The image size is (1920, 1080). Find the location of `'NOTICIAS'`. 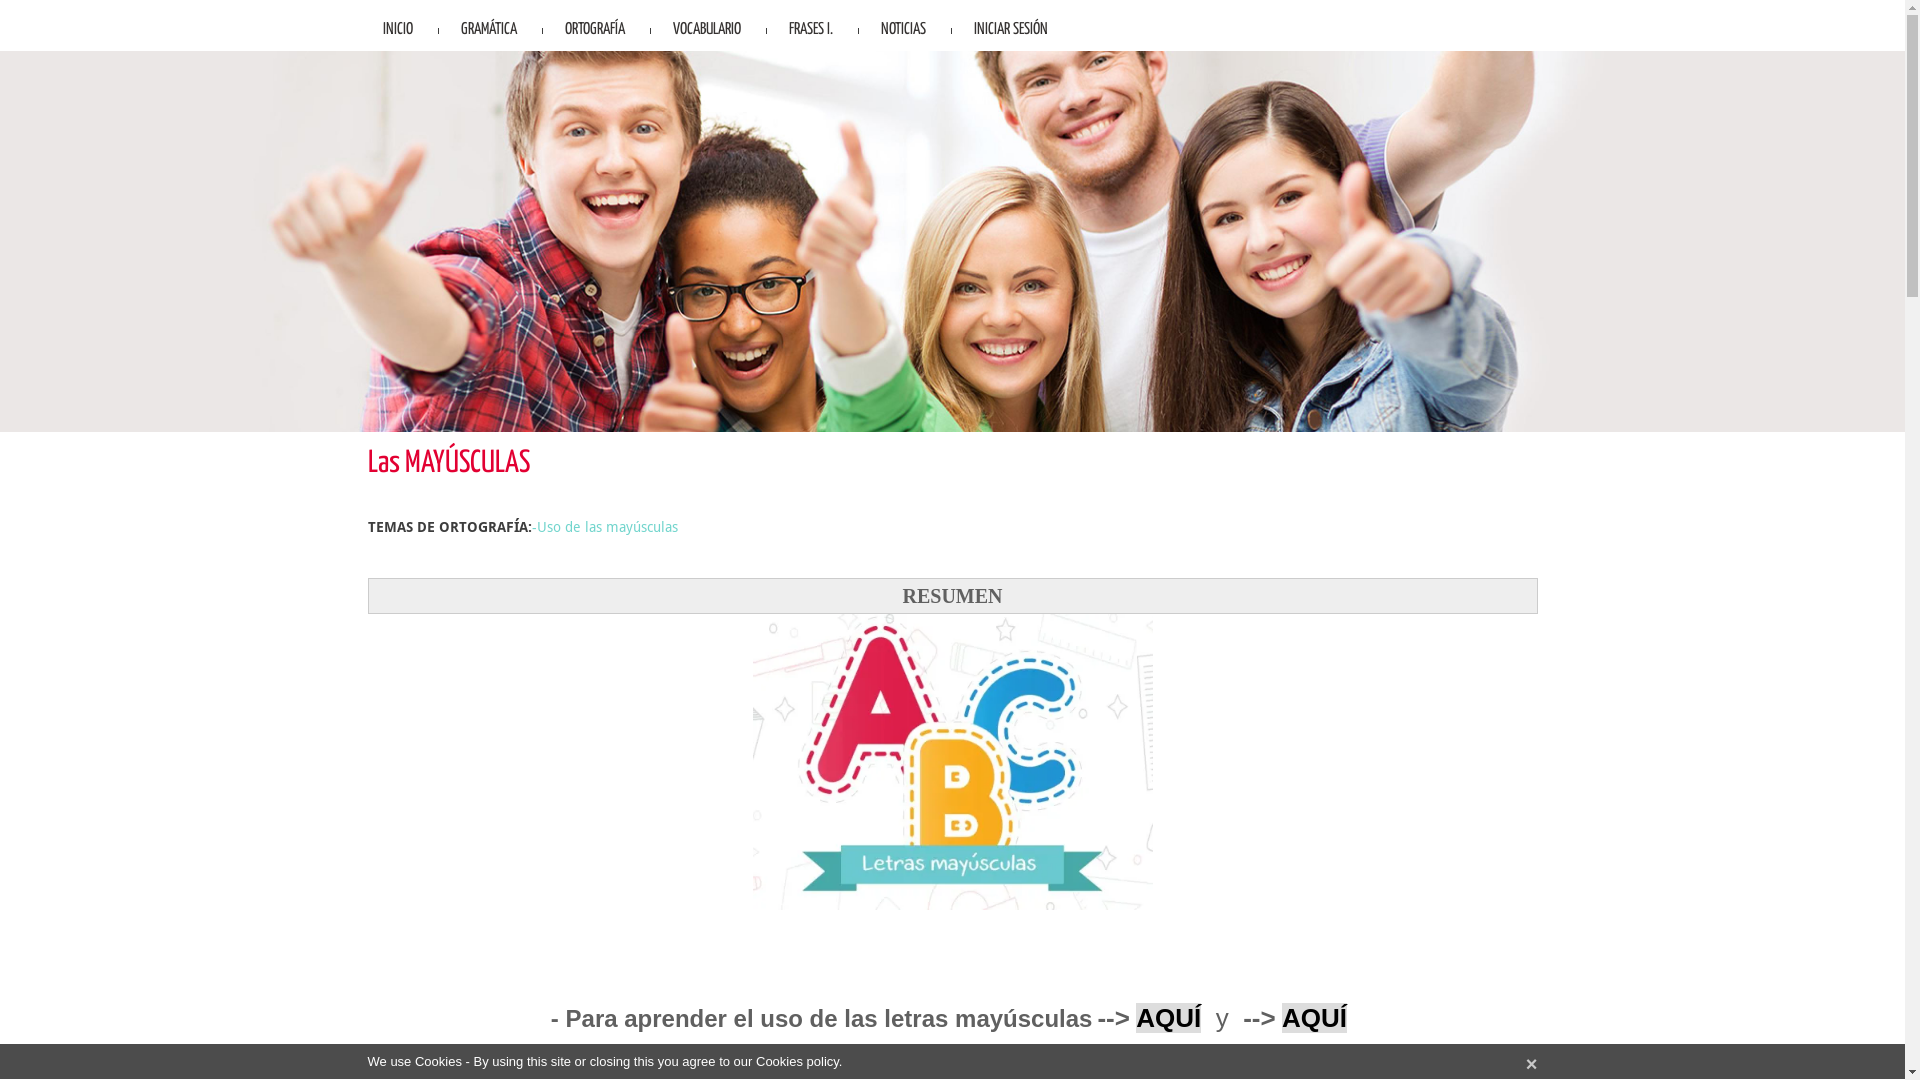

'NOTICIAS' is located at coordinates (865, 25).